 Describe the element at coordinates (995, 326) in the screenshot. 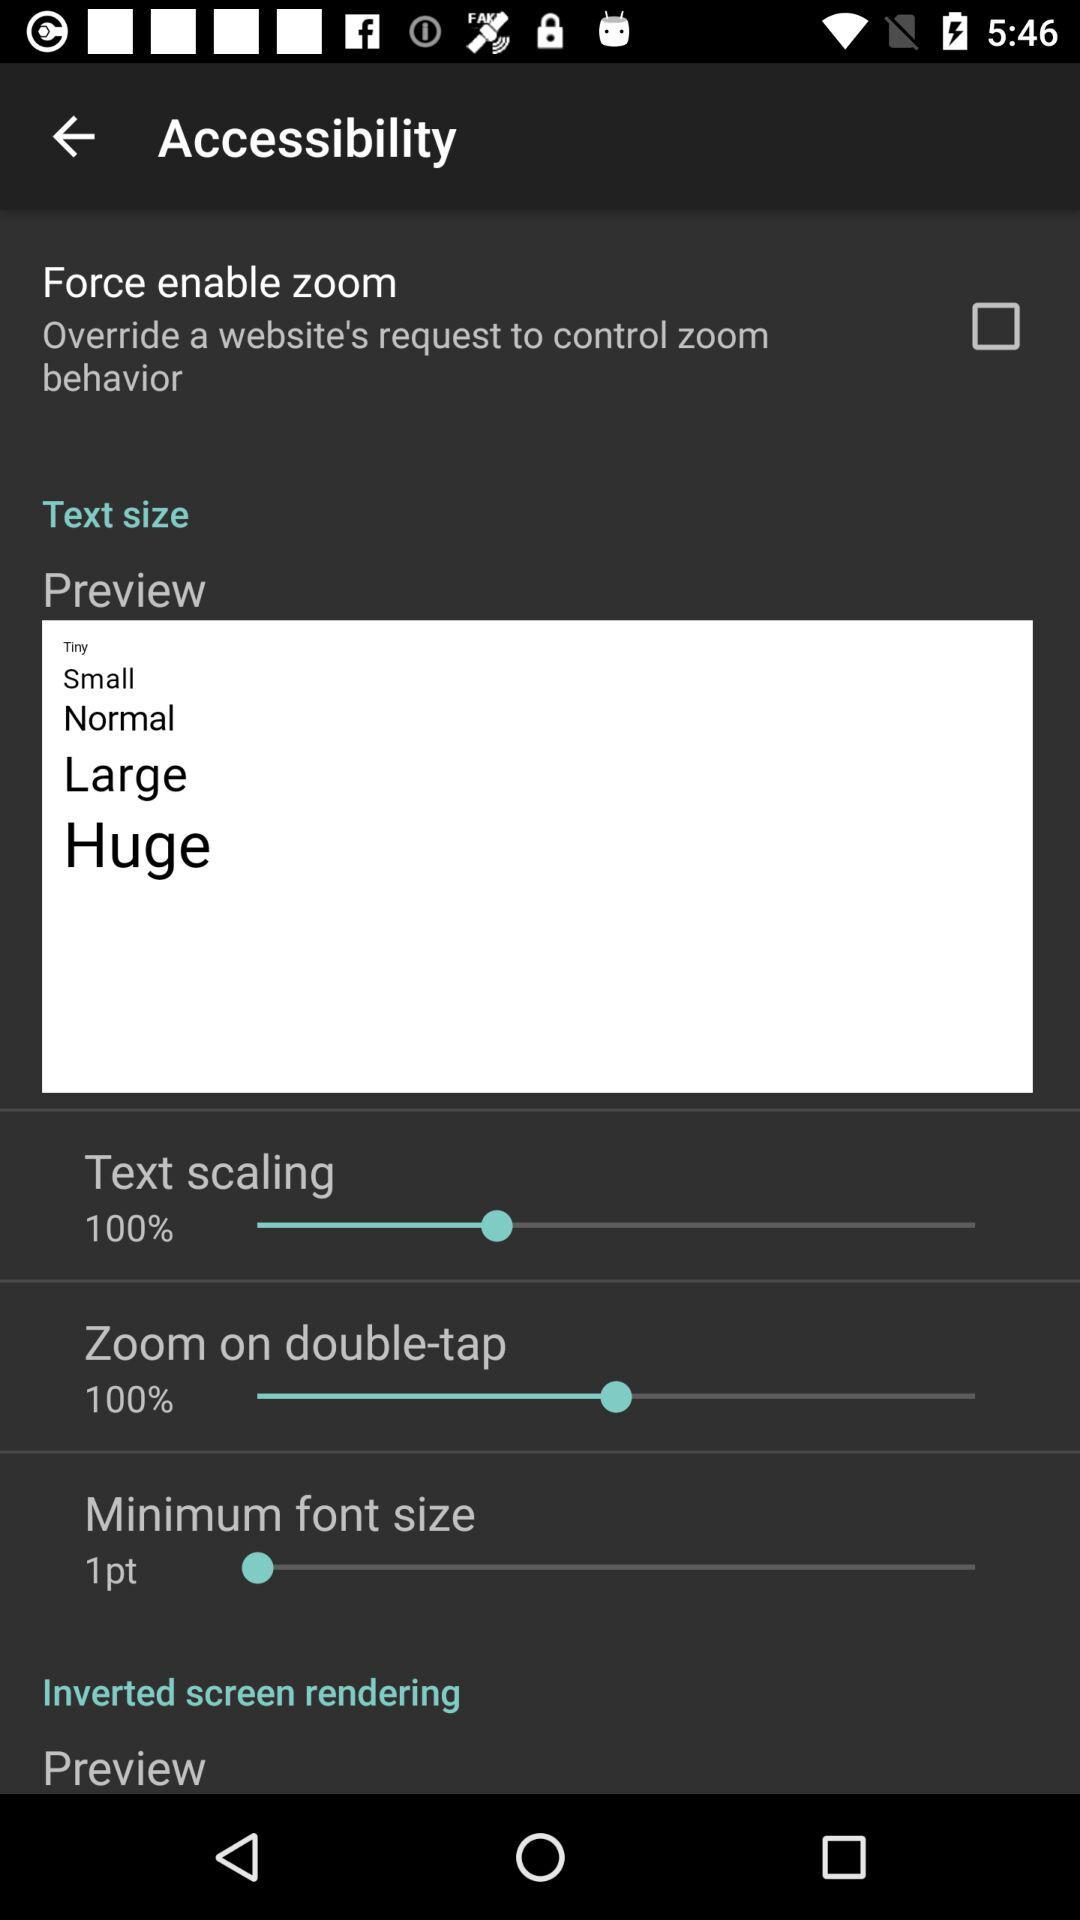

I see `the icon at the top right corner` at that location.